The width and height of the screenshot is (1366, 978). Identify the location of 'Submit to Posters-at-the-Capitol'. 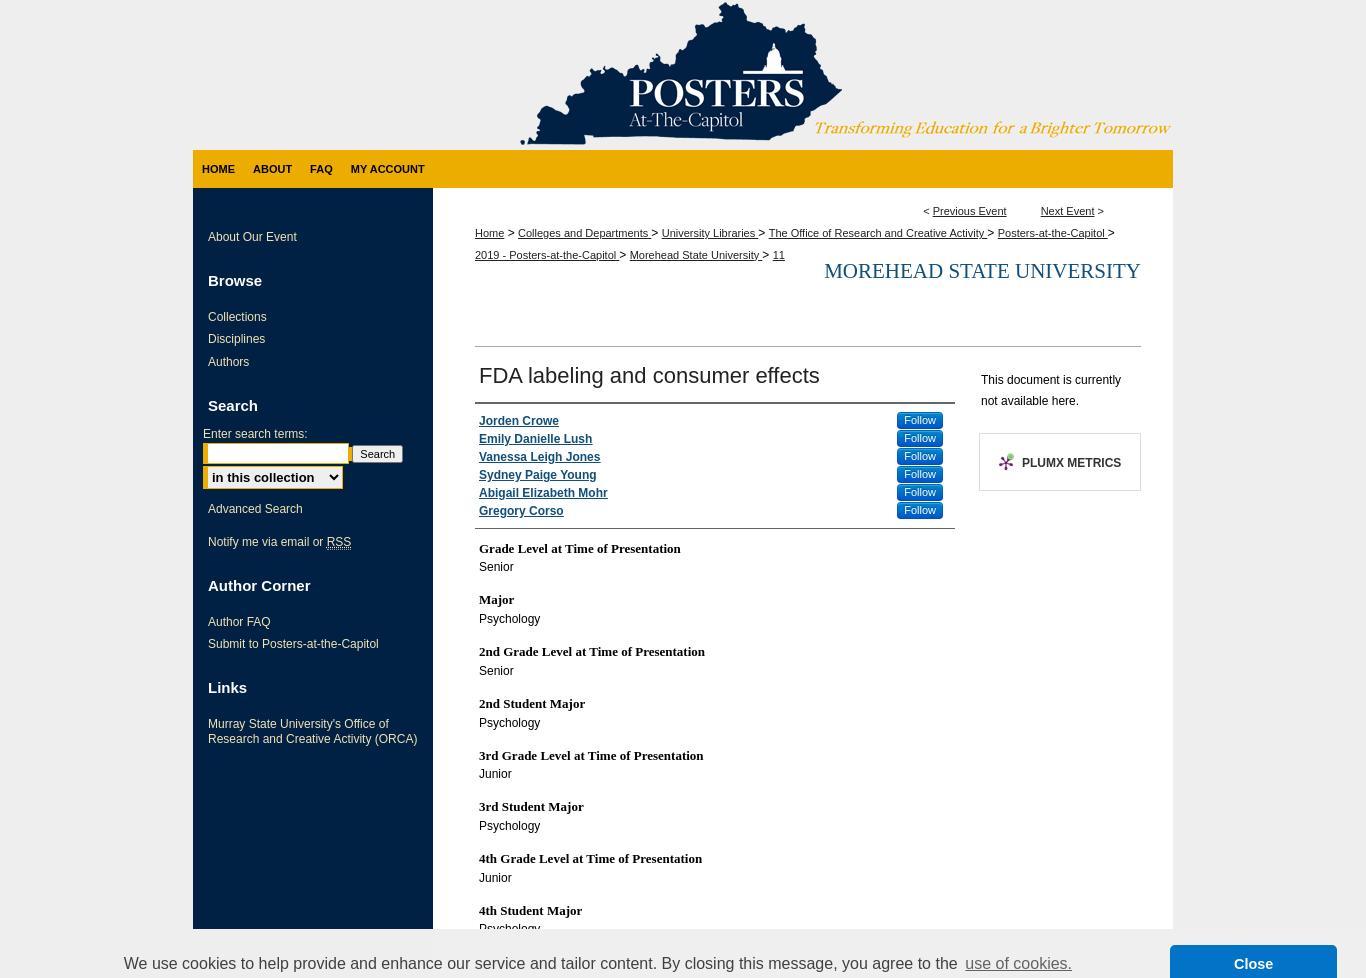
(293, 644).